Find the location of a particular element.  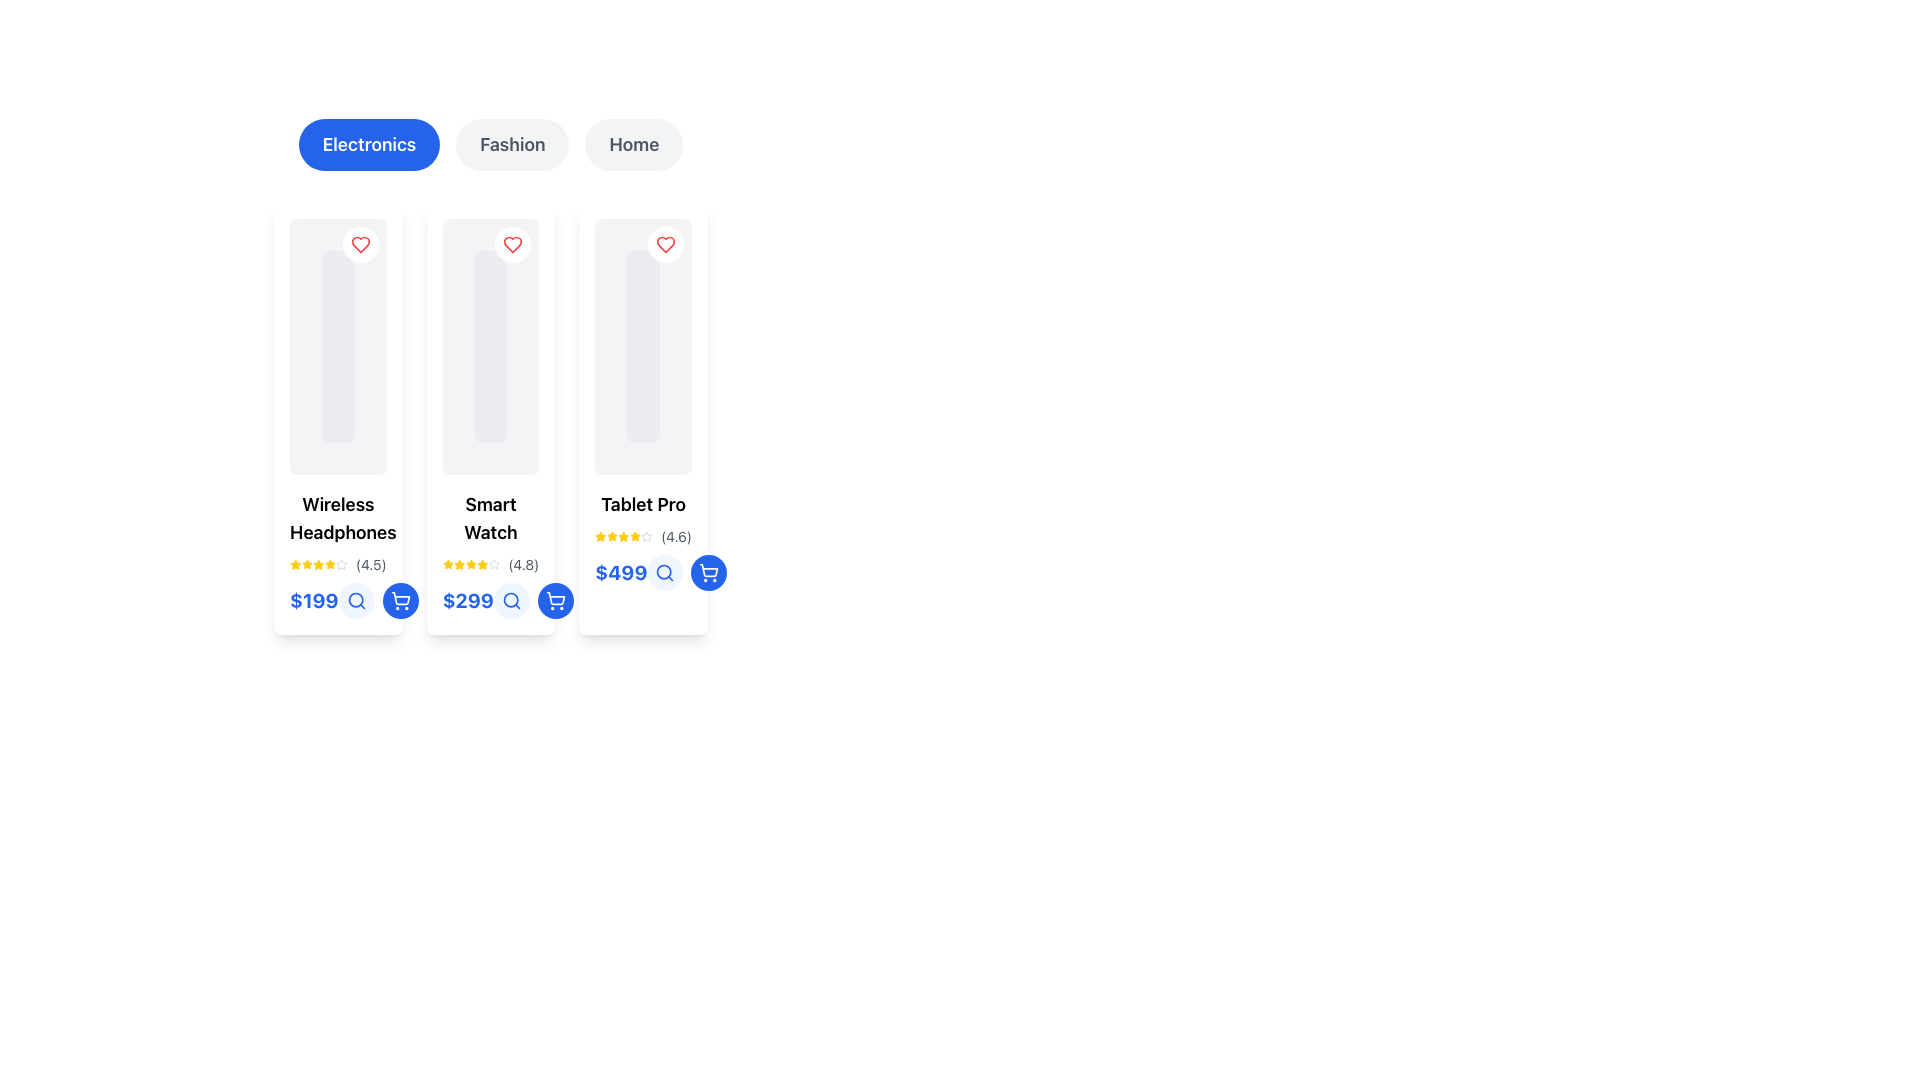

the loading indicator placeholder component, which is a vertically rectangular box with a light gray background and rounded corners, located in the second column of the 'Smart Watch' card under the 'Electronics' section is located at coordinates (490, 346).